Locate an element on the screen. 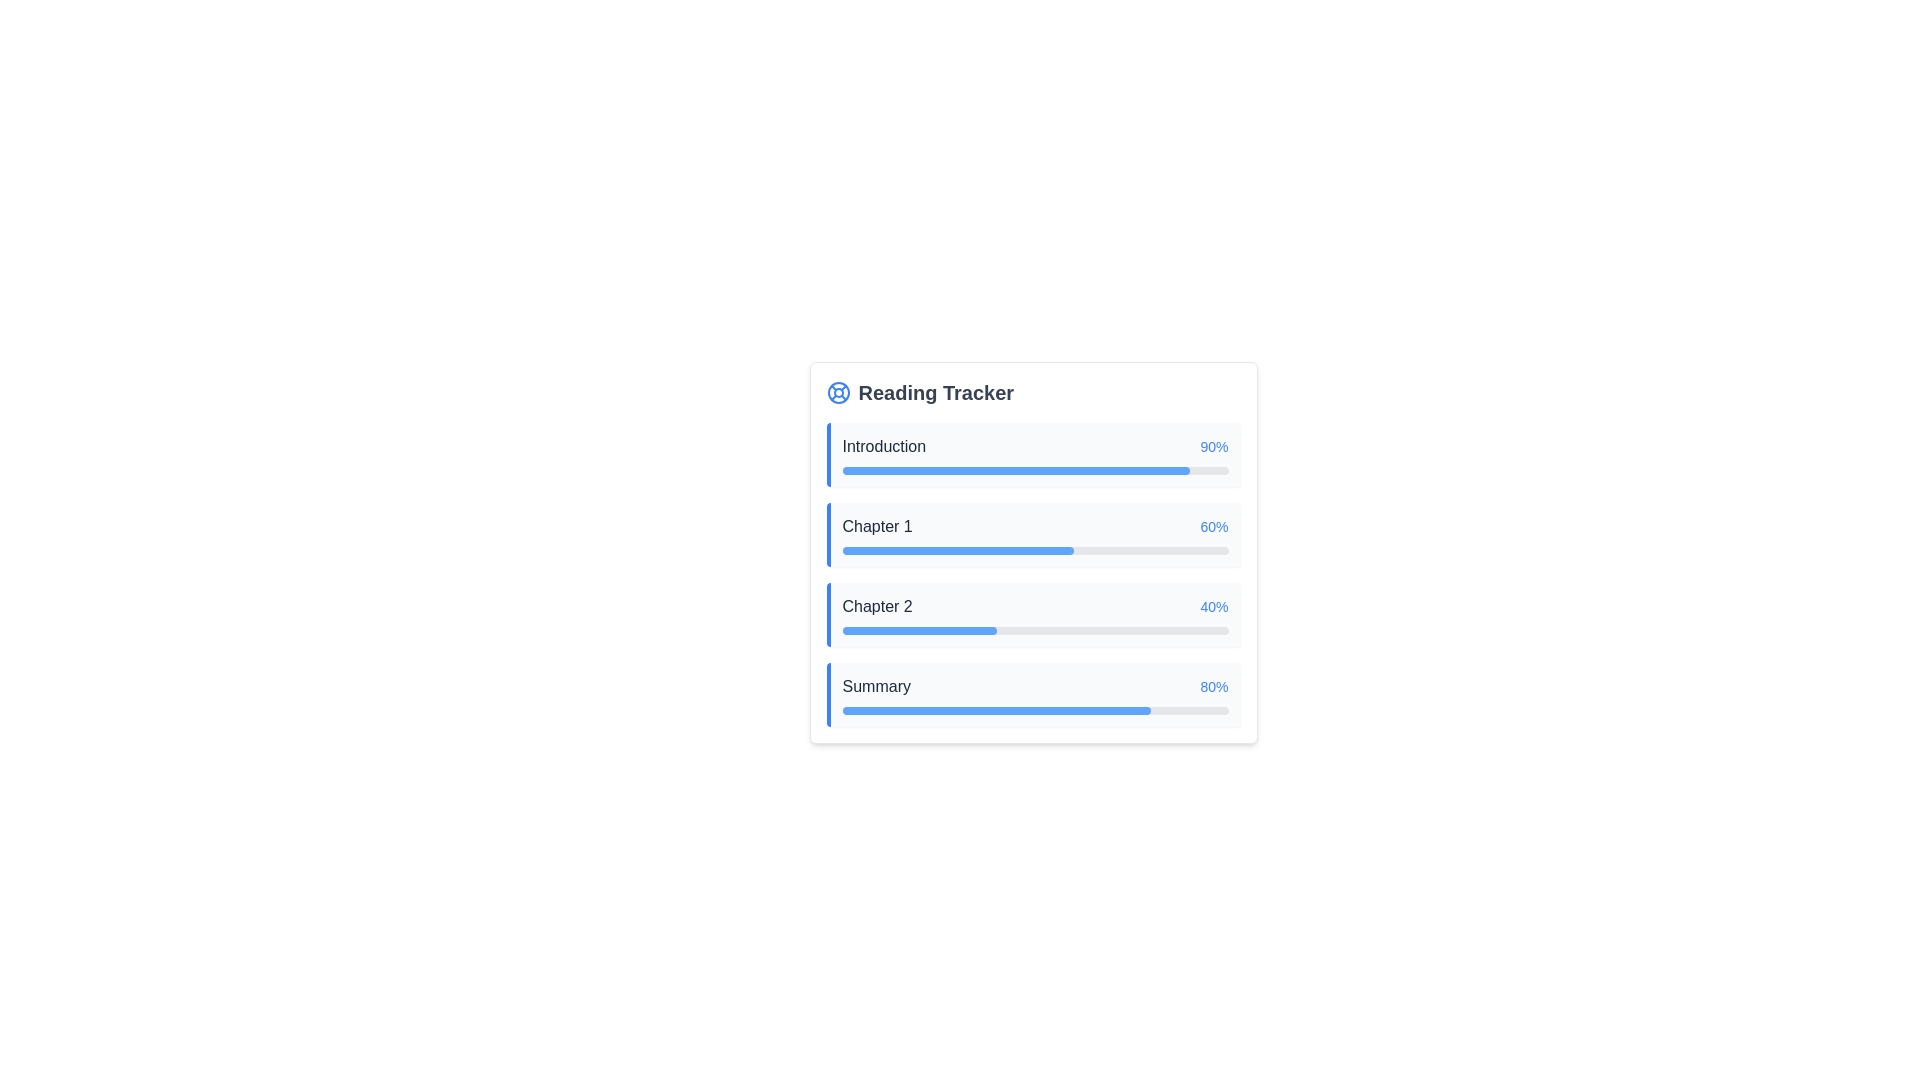 The image size is (1920, 1080). the circular life buoy icon with a blue outline located adjacent to the 'Reading Tracker' text is located at coordinates (838, 393).